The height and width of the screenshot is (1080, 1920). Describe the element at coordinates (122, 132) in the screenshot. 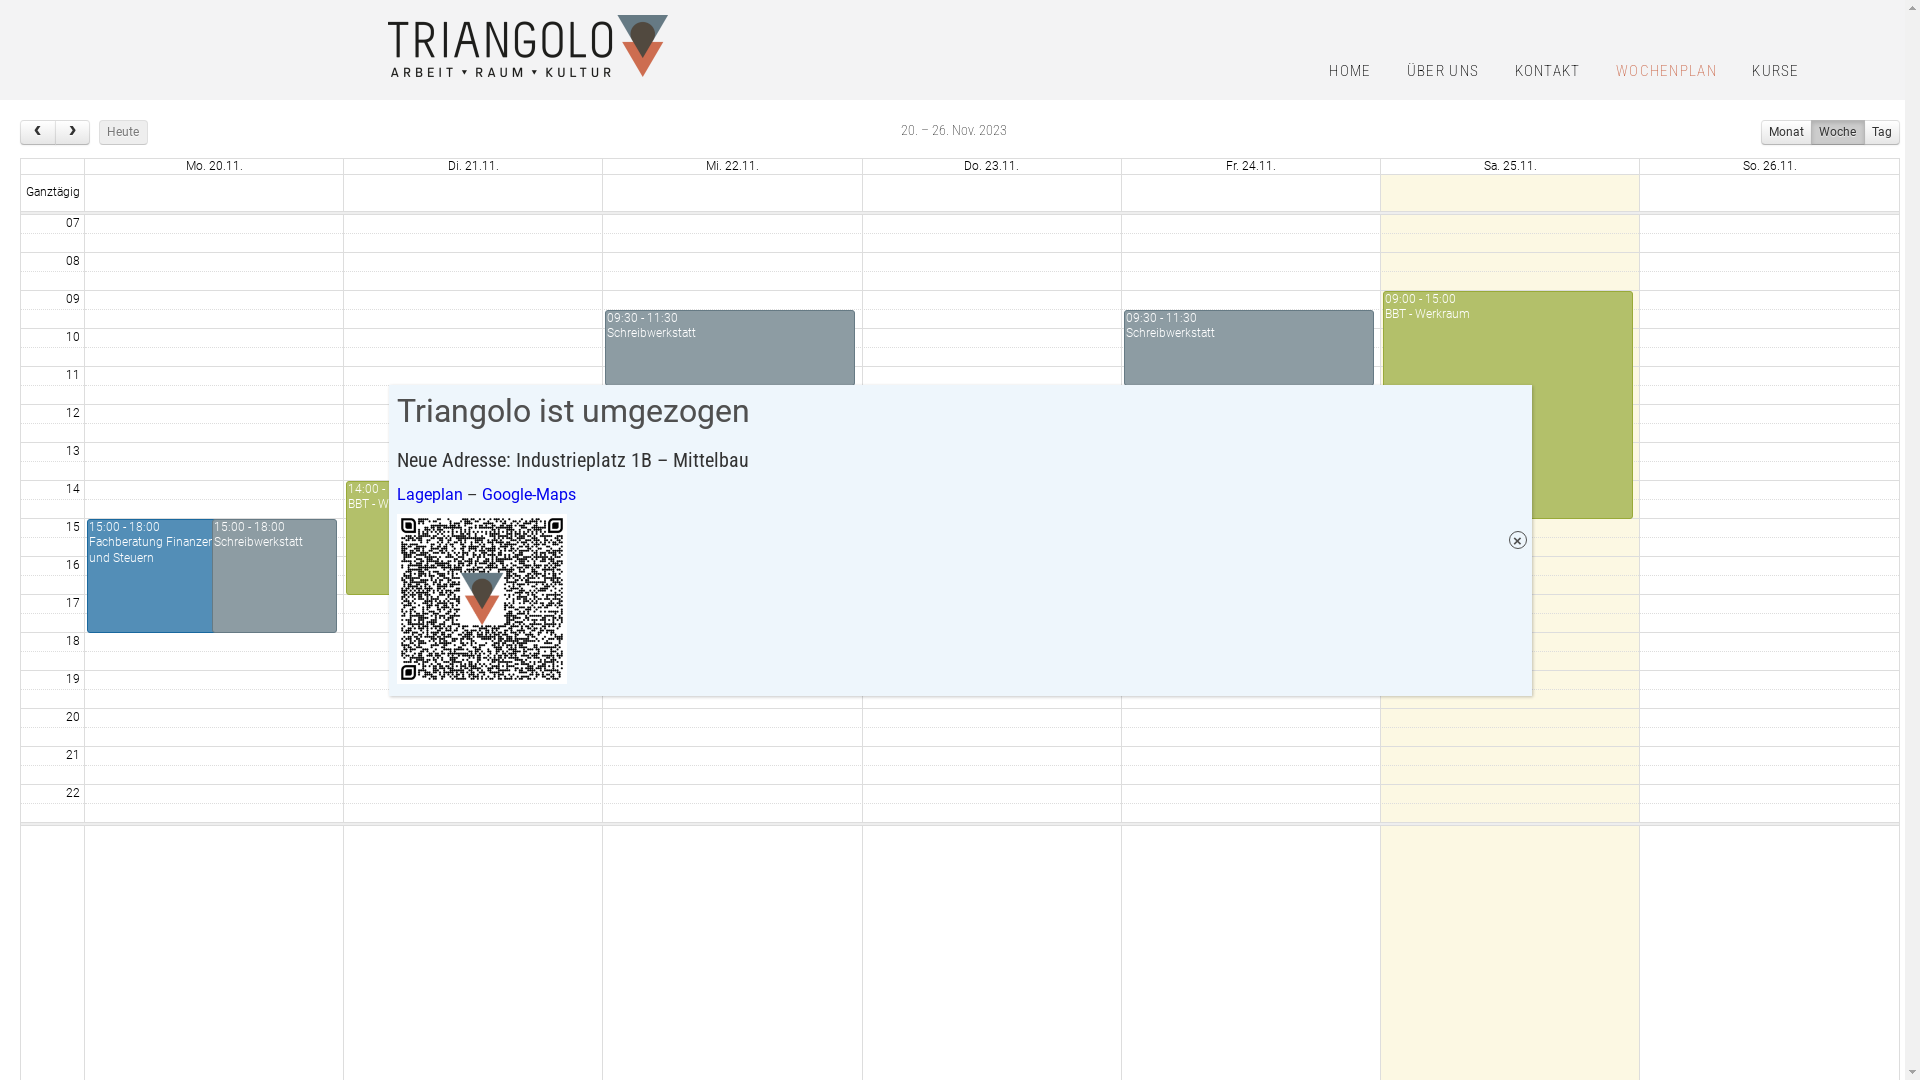

I see `'Heute'` at that location.